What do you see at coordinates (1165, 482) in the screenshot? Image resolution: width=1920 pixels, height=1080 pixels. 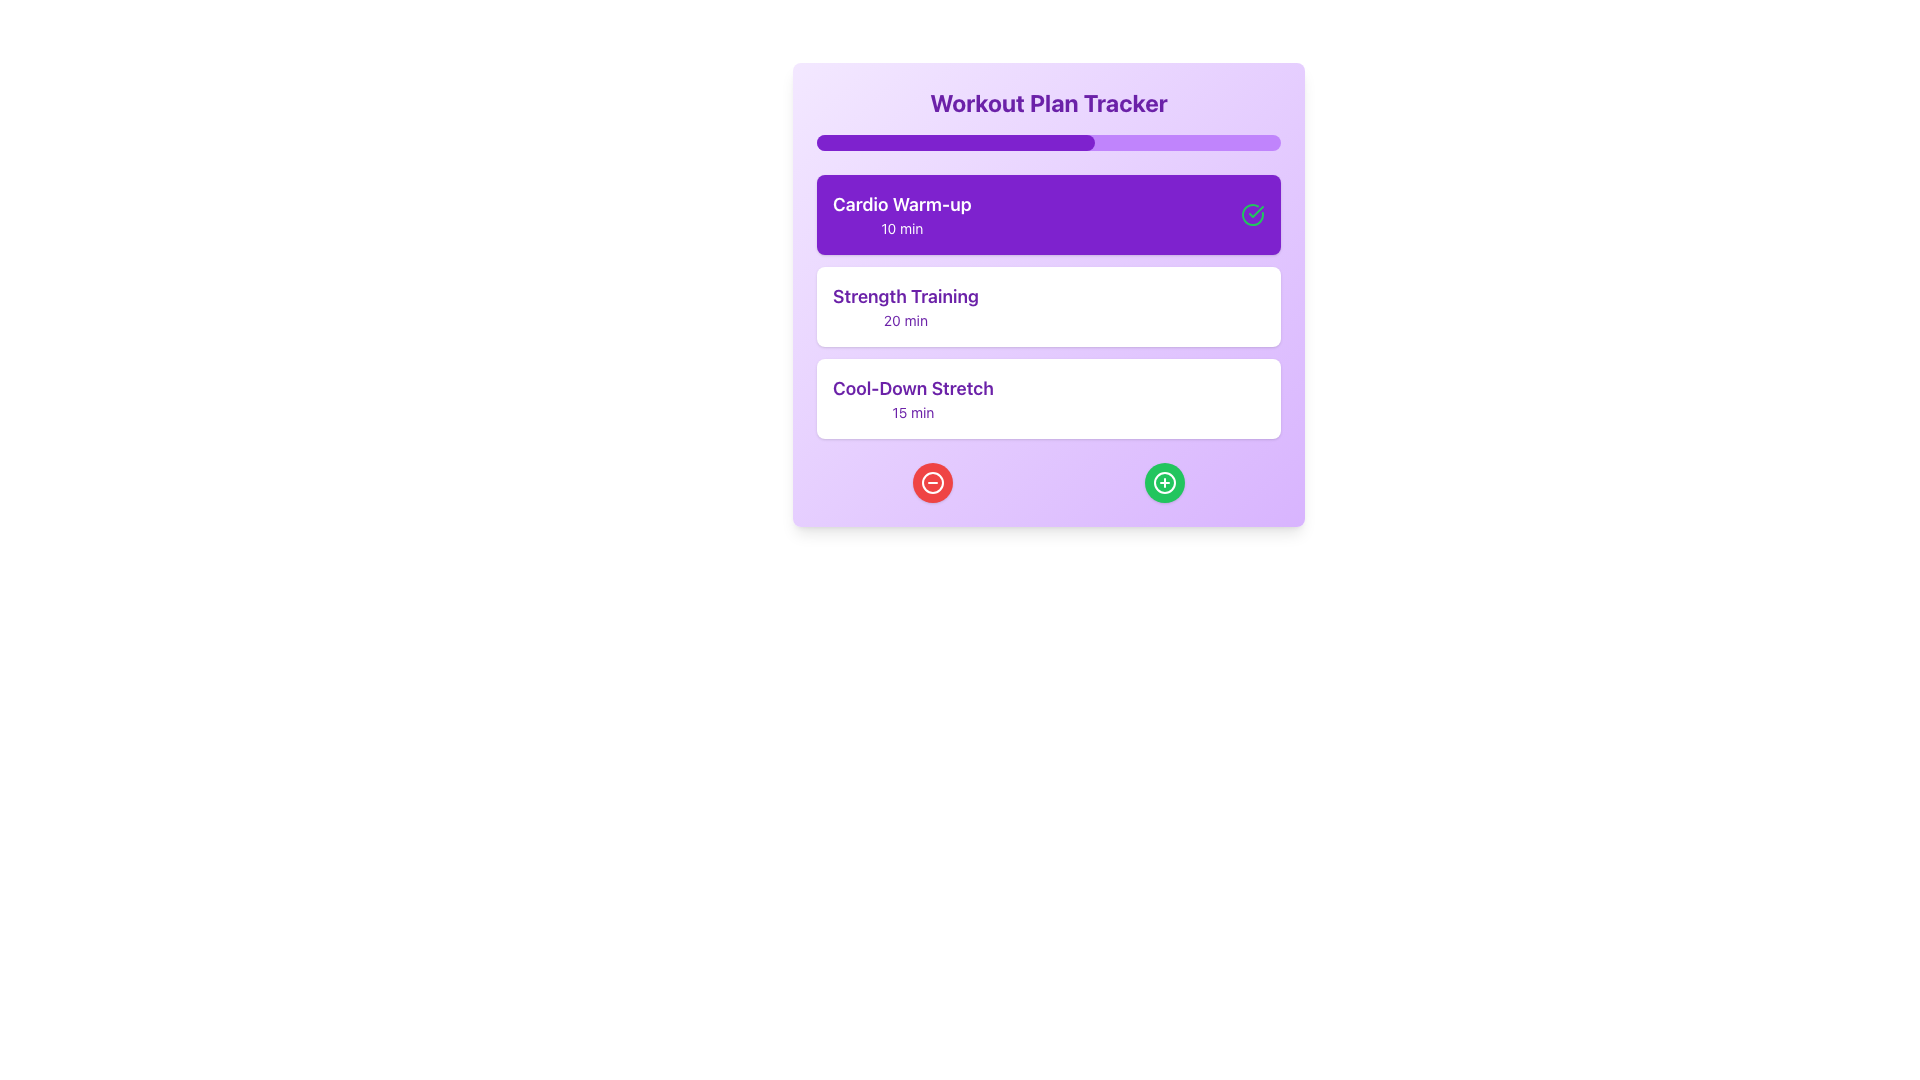 I see `the green circular button with a white cross symbol` at bounding box center [1165, 482].